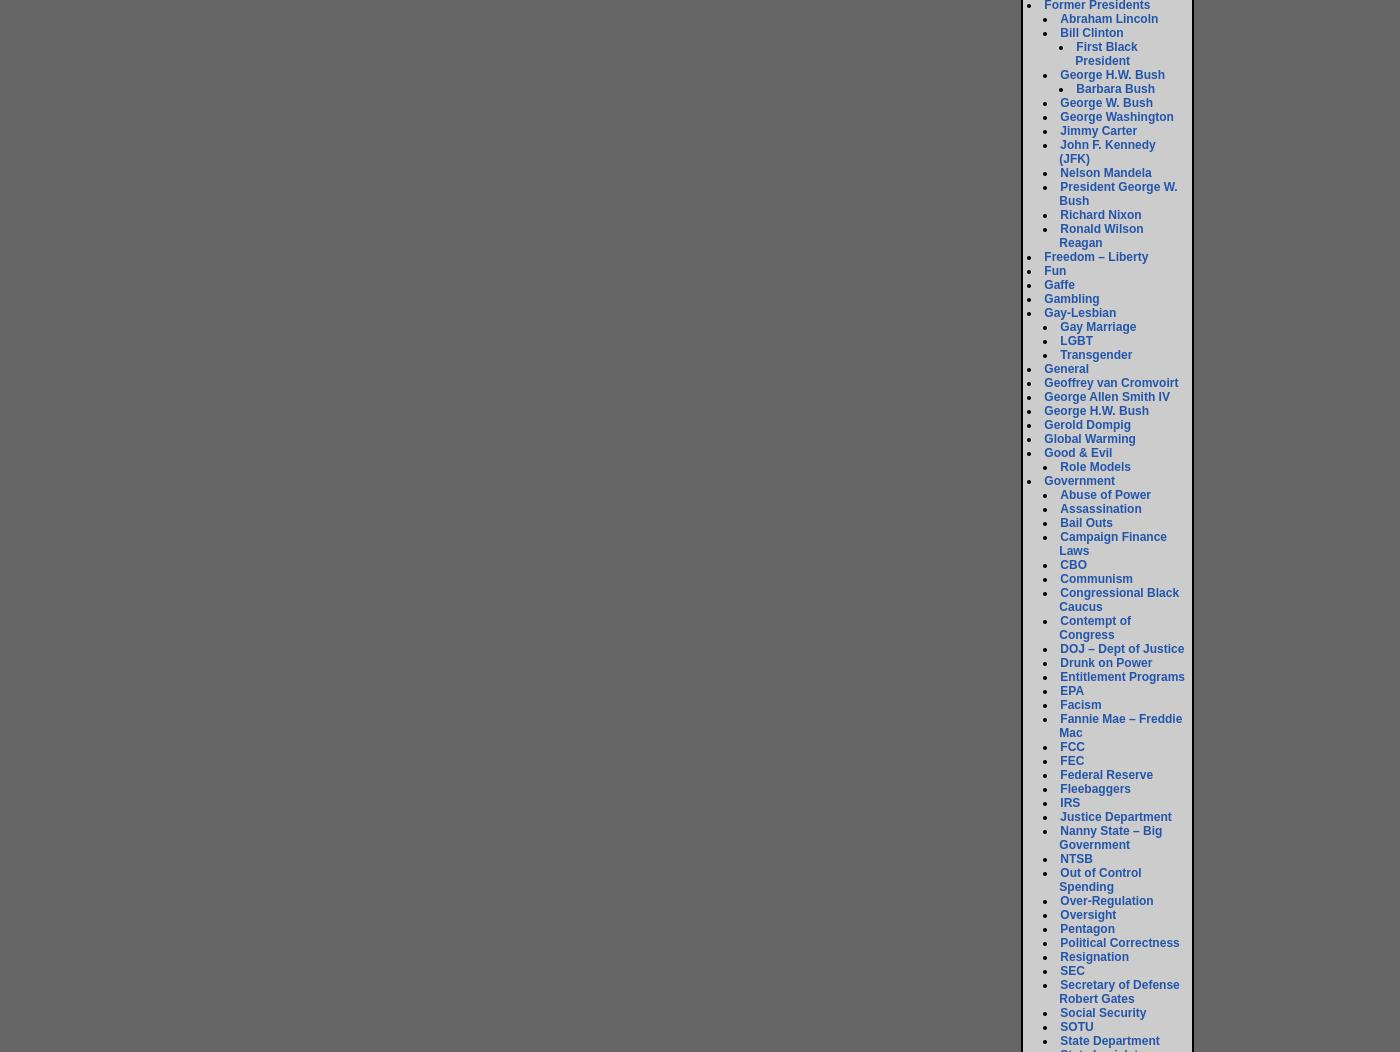  I want to click on 'President George W. Bush', so click(1118, 193).